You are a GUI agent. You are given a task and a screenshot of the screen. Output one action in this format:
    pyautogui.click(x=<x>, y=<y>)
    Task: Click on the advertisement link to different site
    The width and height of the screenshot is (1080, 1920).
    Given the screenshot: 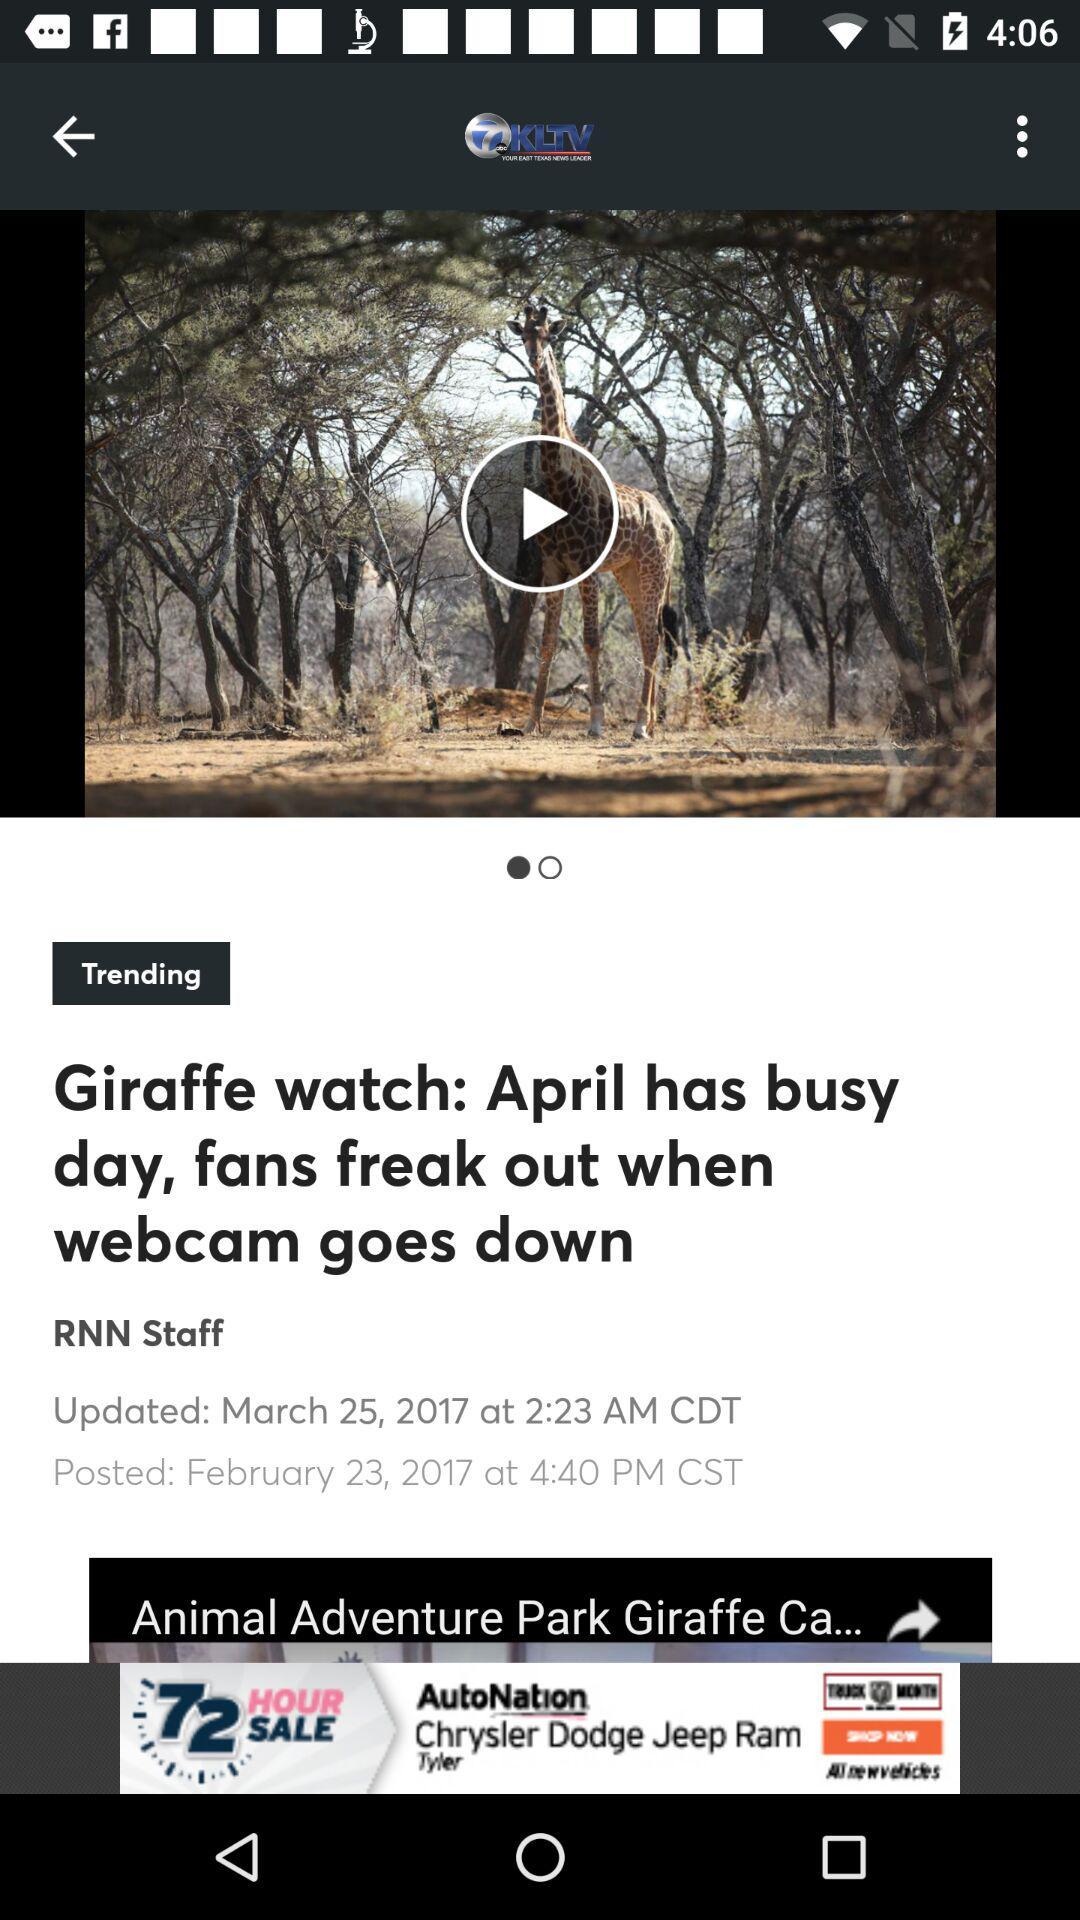 What is the action you would take?
    pyautogui.click(x=540, y=1610)
    